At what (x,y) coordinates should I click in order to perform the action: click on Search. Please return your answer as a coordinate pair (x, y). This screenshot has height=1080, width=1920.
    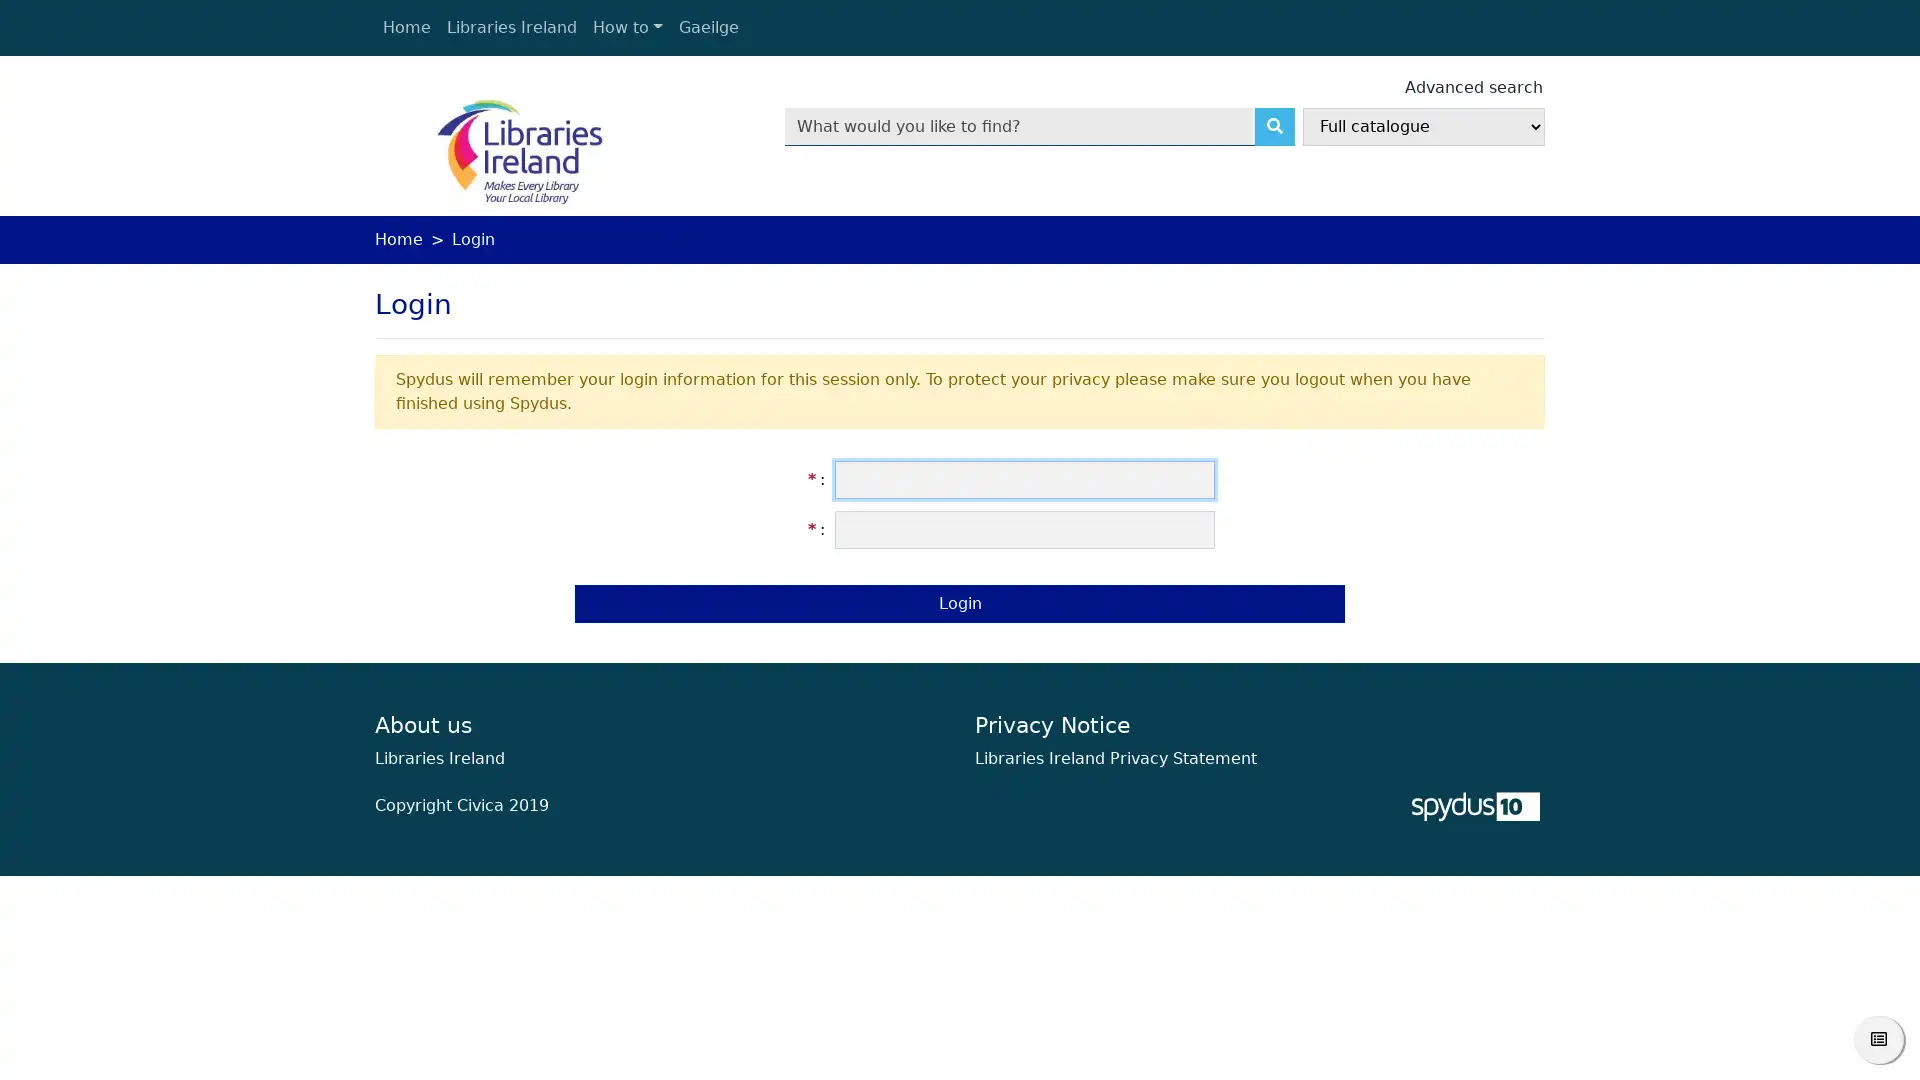
    Looking at the image, I should click on (1274, 127).